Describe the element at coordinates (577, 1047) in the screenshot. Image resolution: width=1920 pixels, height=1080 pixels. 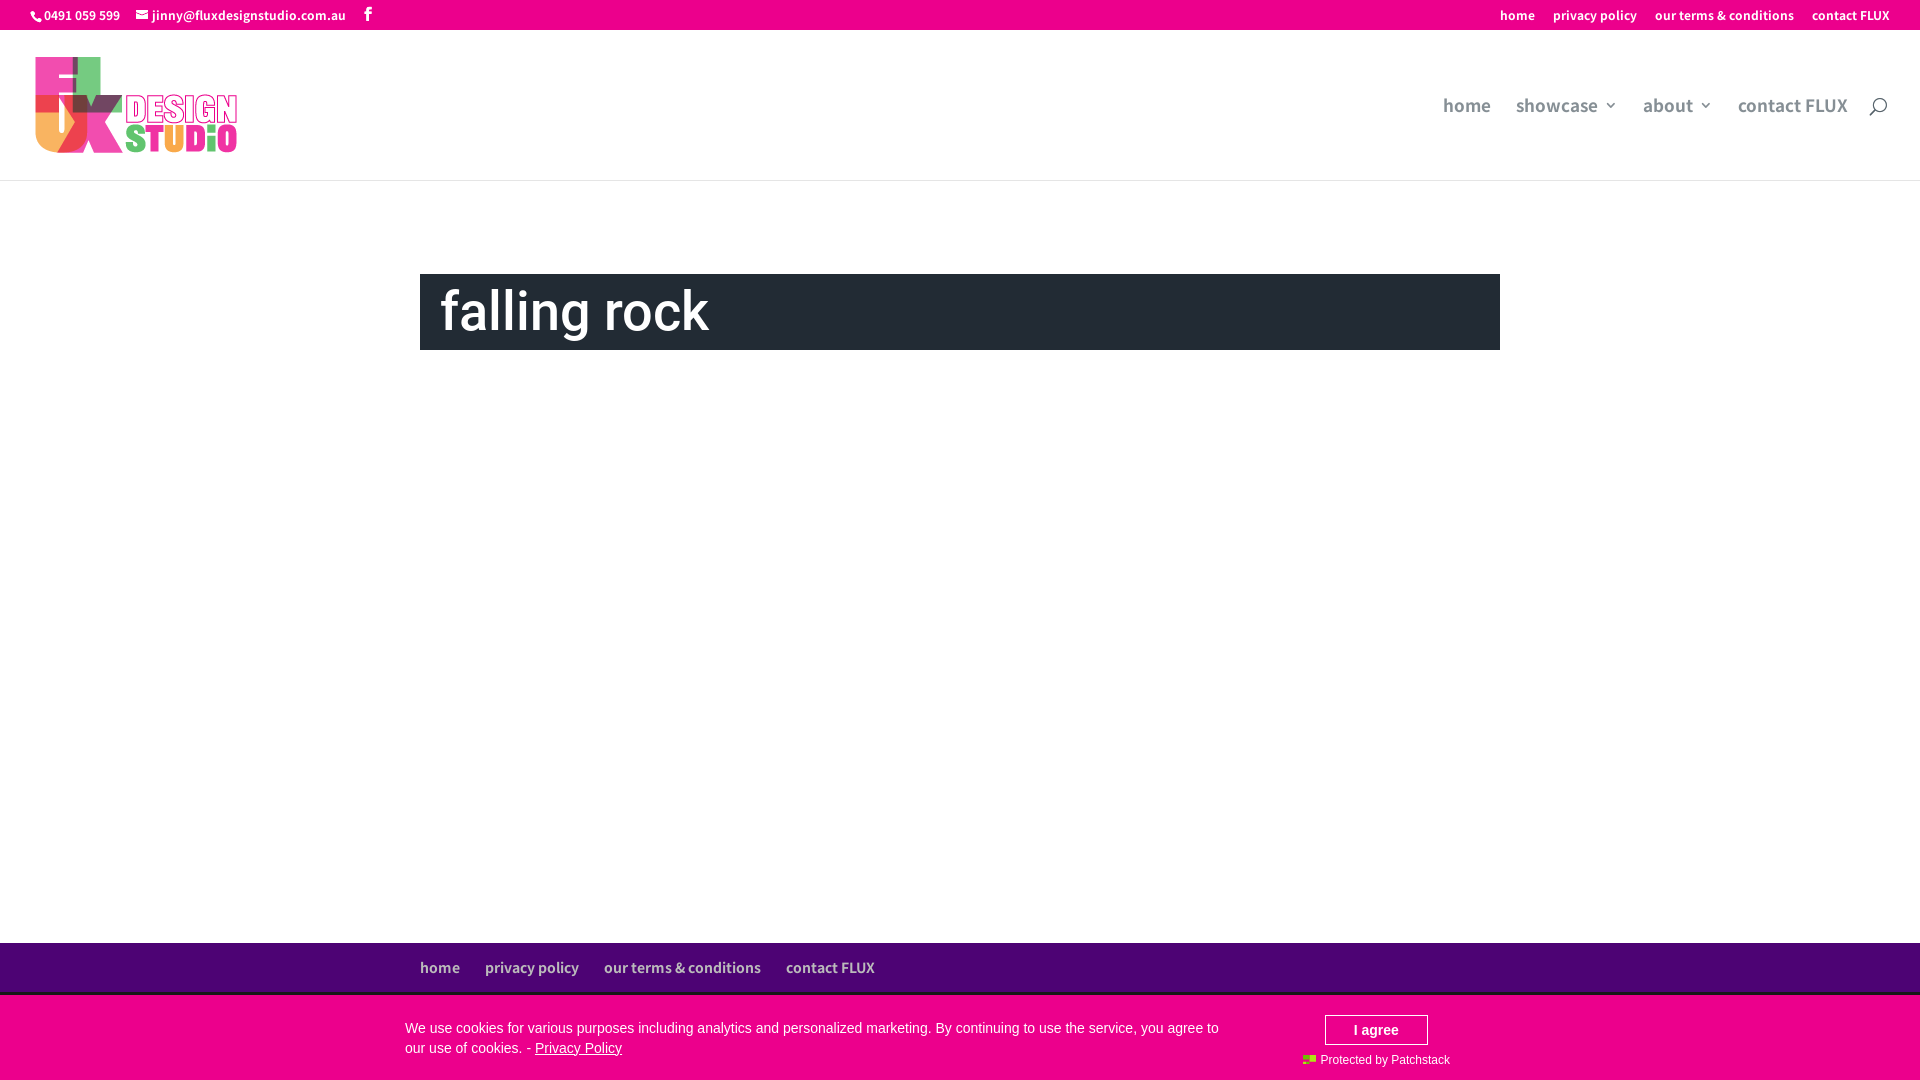
I see `'Privacy Policy'` at that location.